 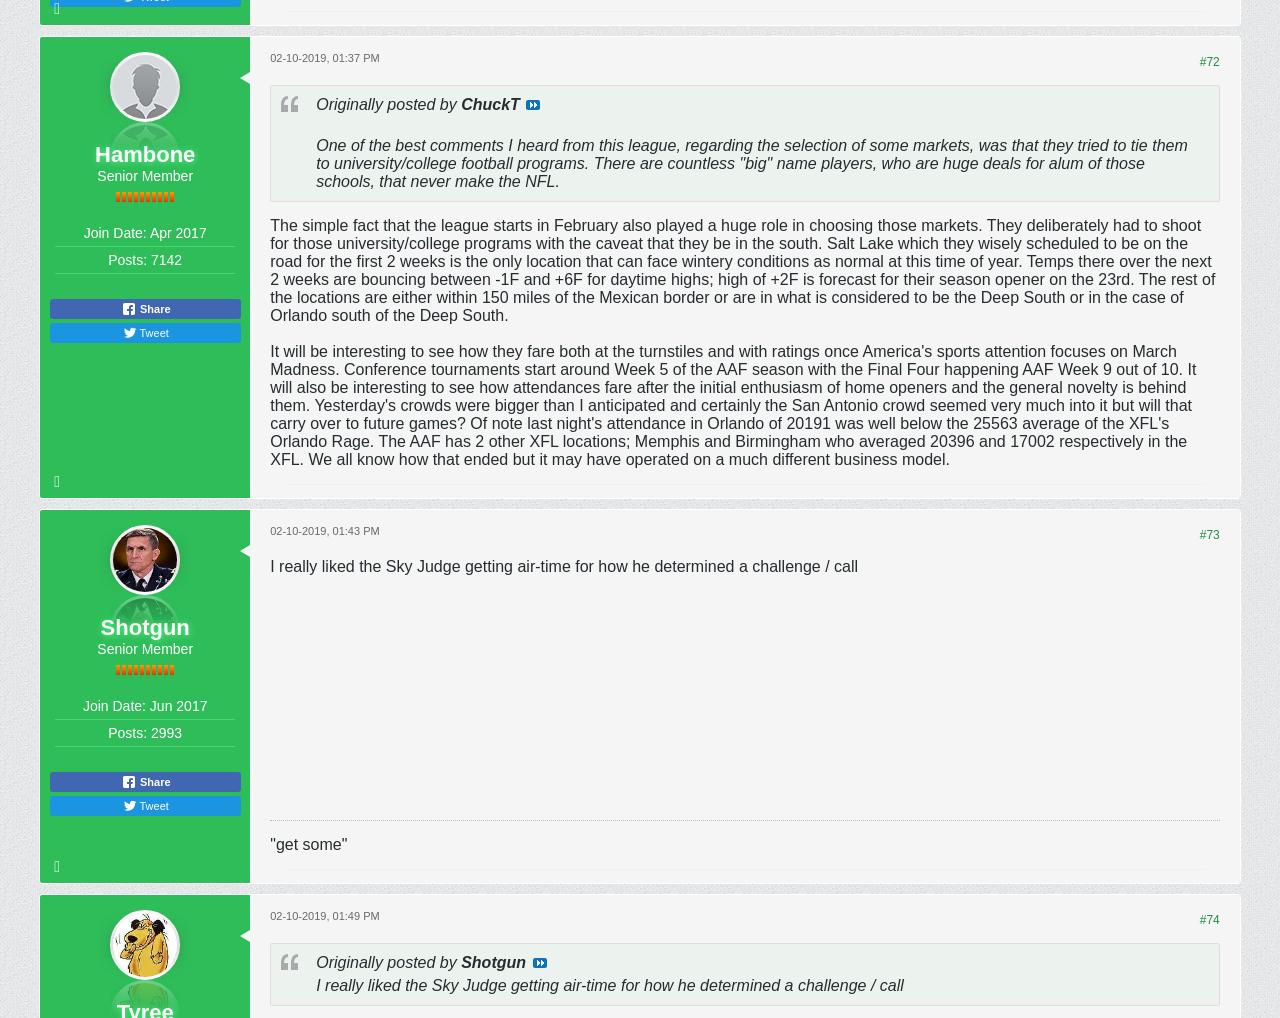 What do you see at coordinates (1207, 60) in the screenshot?
I see `'#72'` at bounding box center [1207, 60].